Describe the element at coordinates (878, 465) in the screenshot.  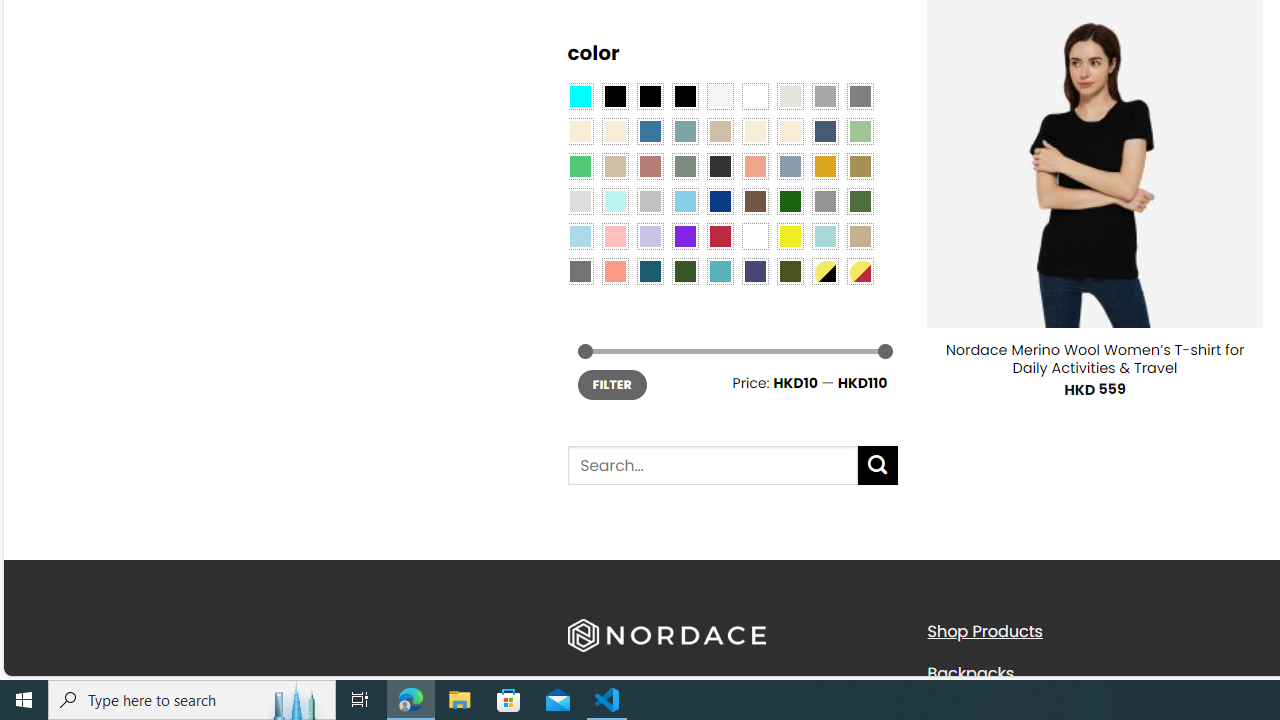
I see `'Submit'` at that location.